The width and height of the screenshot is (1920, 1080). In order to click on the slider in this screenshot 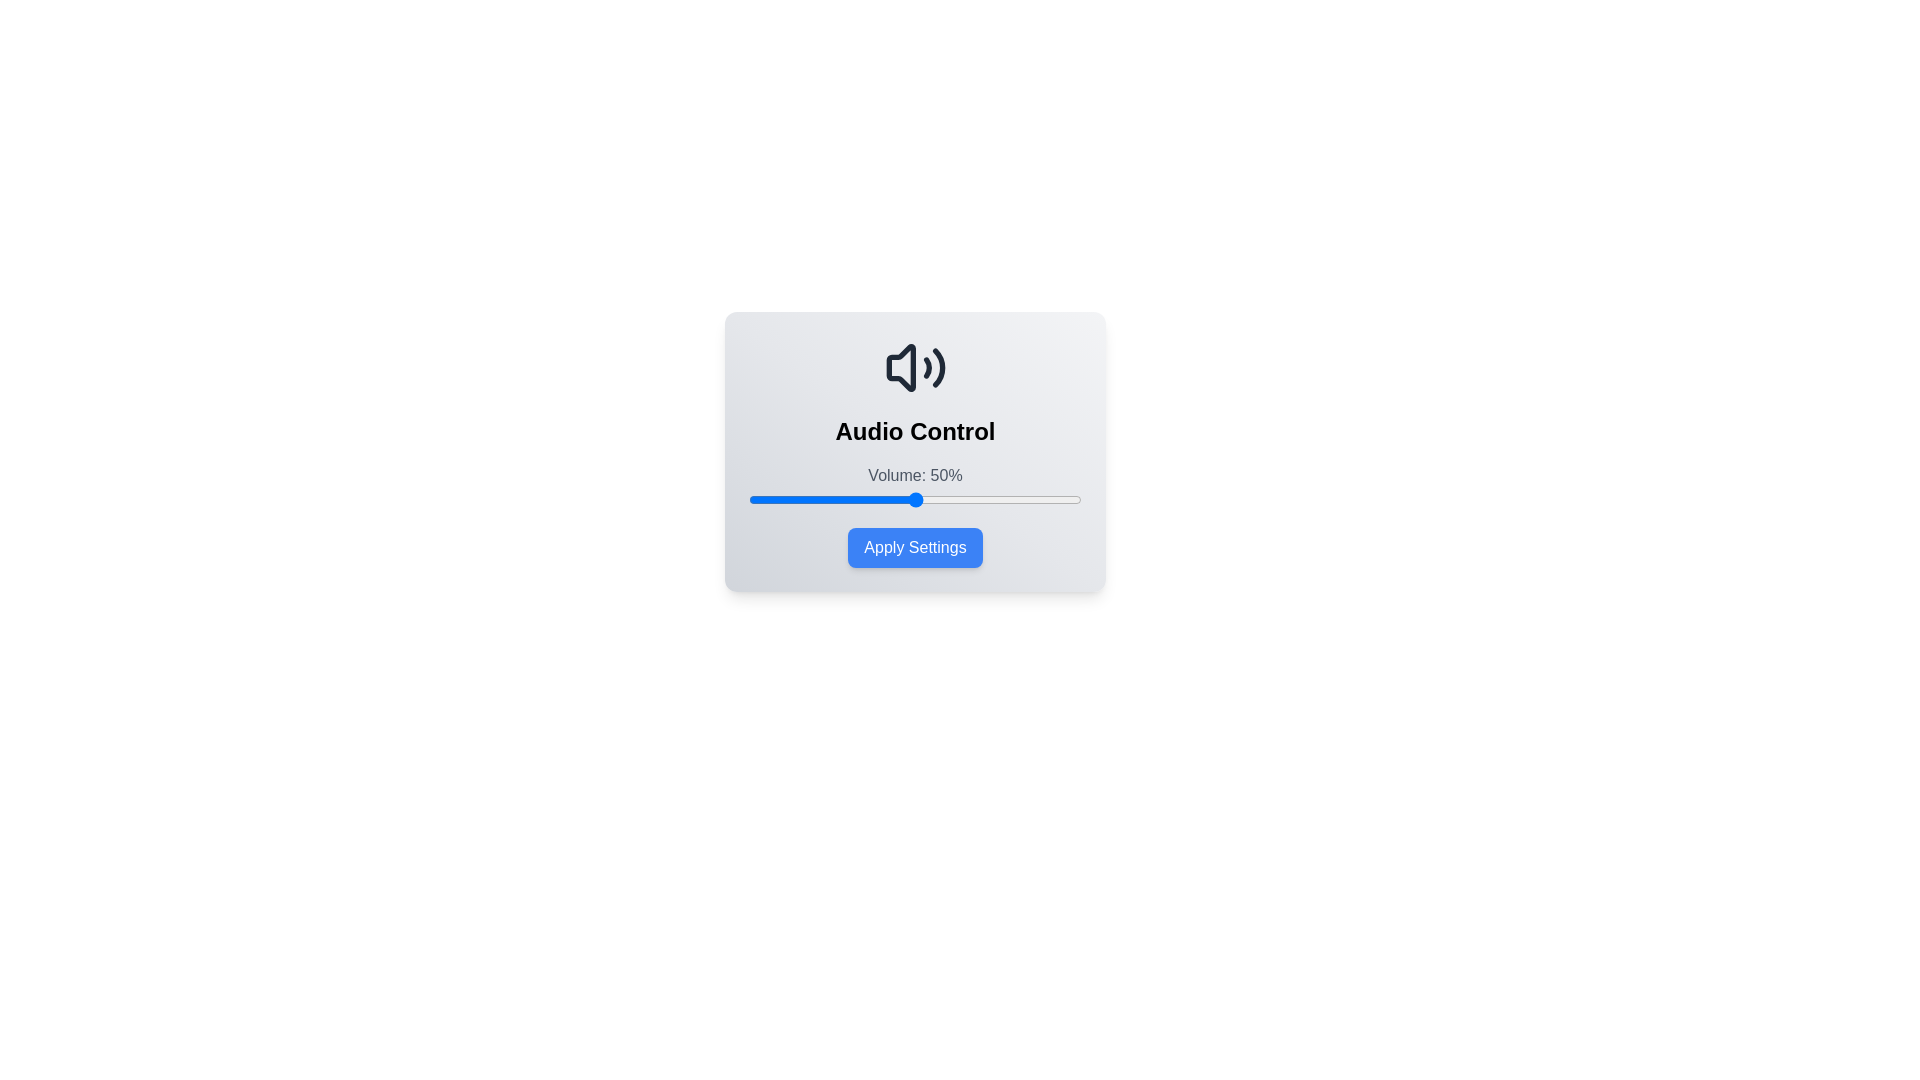, I will do `click(771, 499)`.